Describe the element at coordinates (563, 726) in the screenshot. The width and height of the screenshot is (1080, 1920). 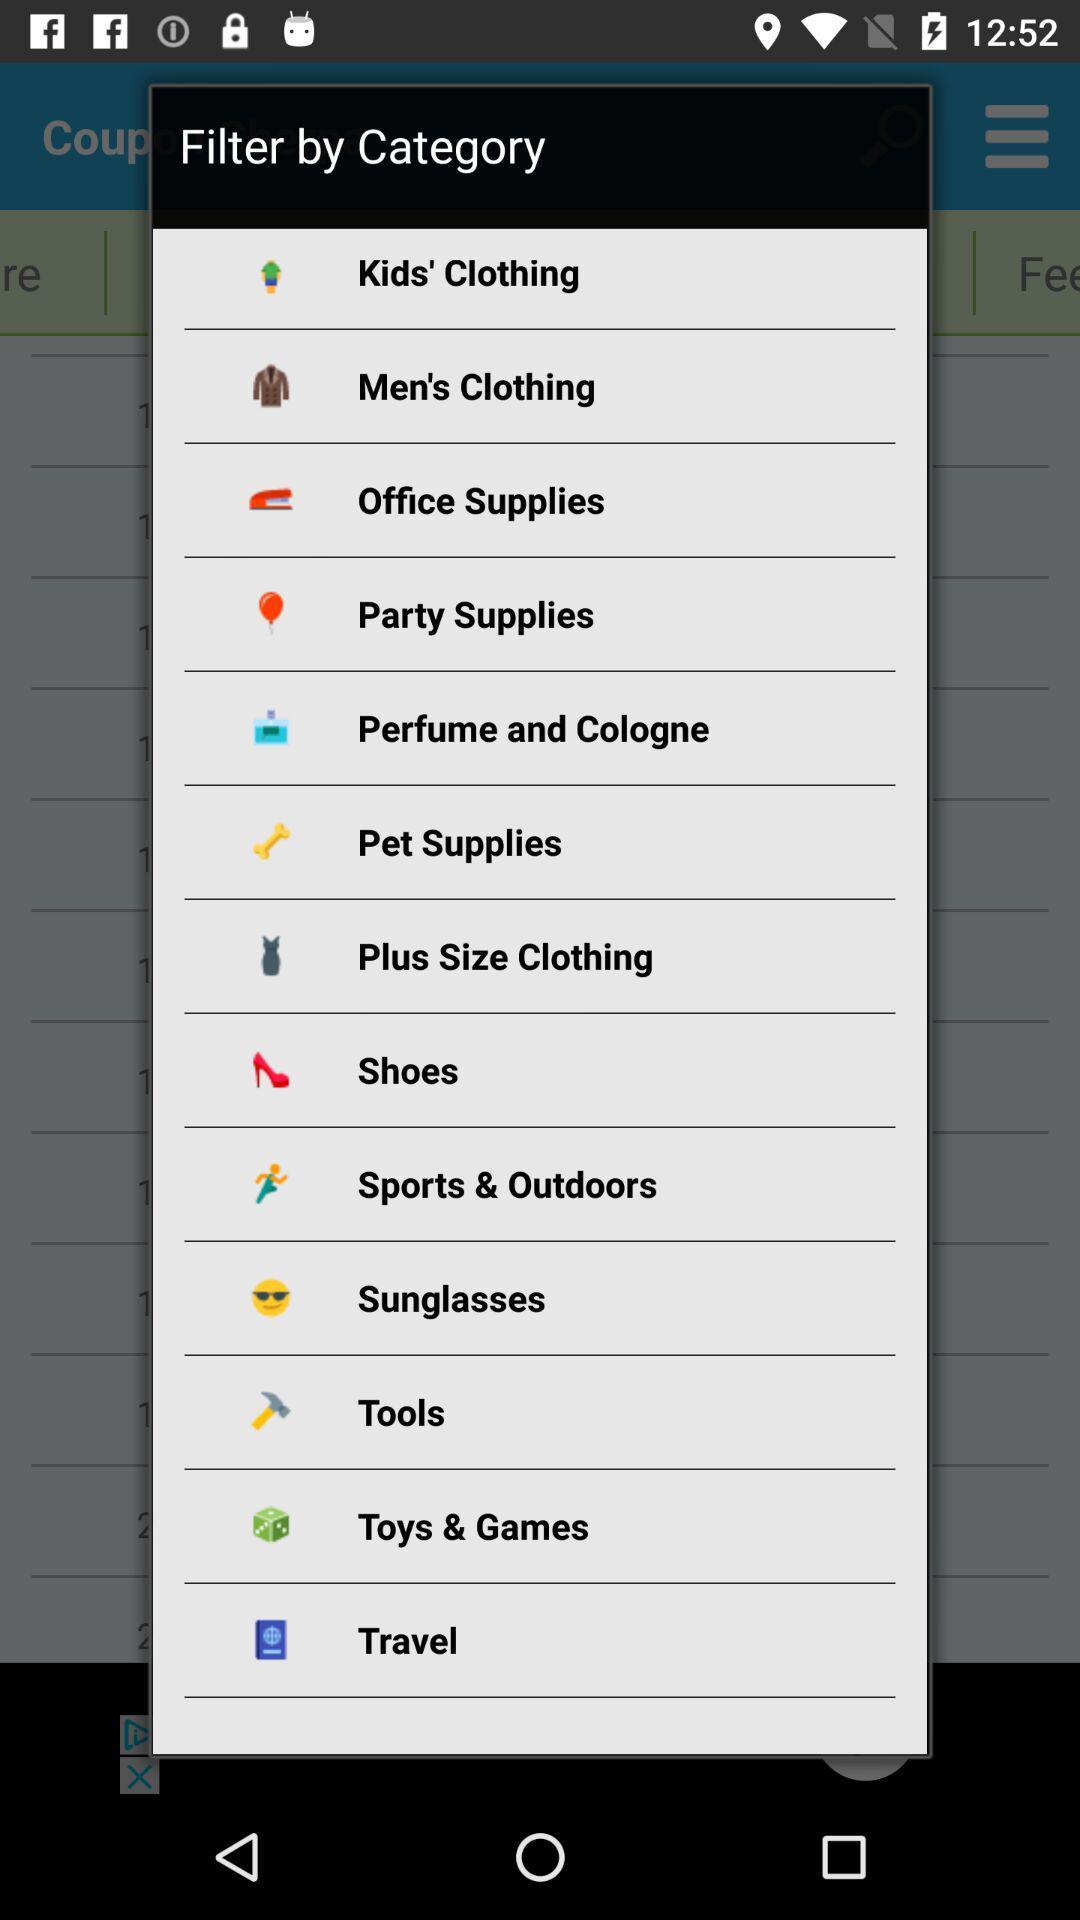
I see `the item below the party supplies` at that location.